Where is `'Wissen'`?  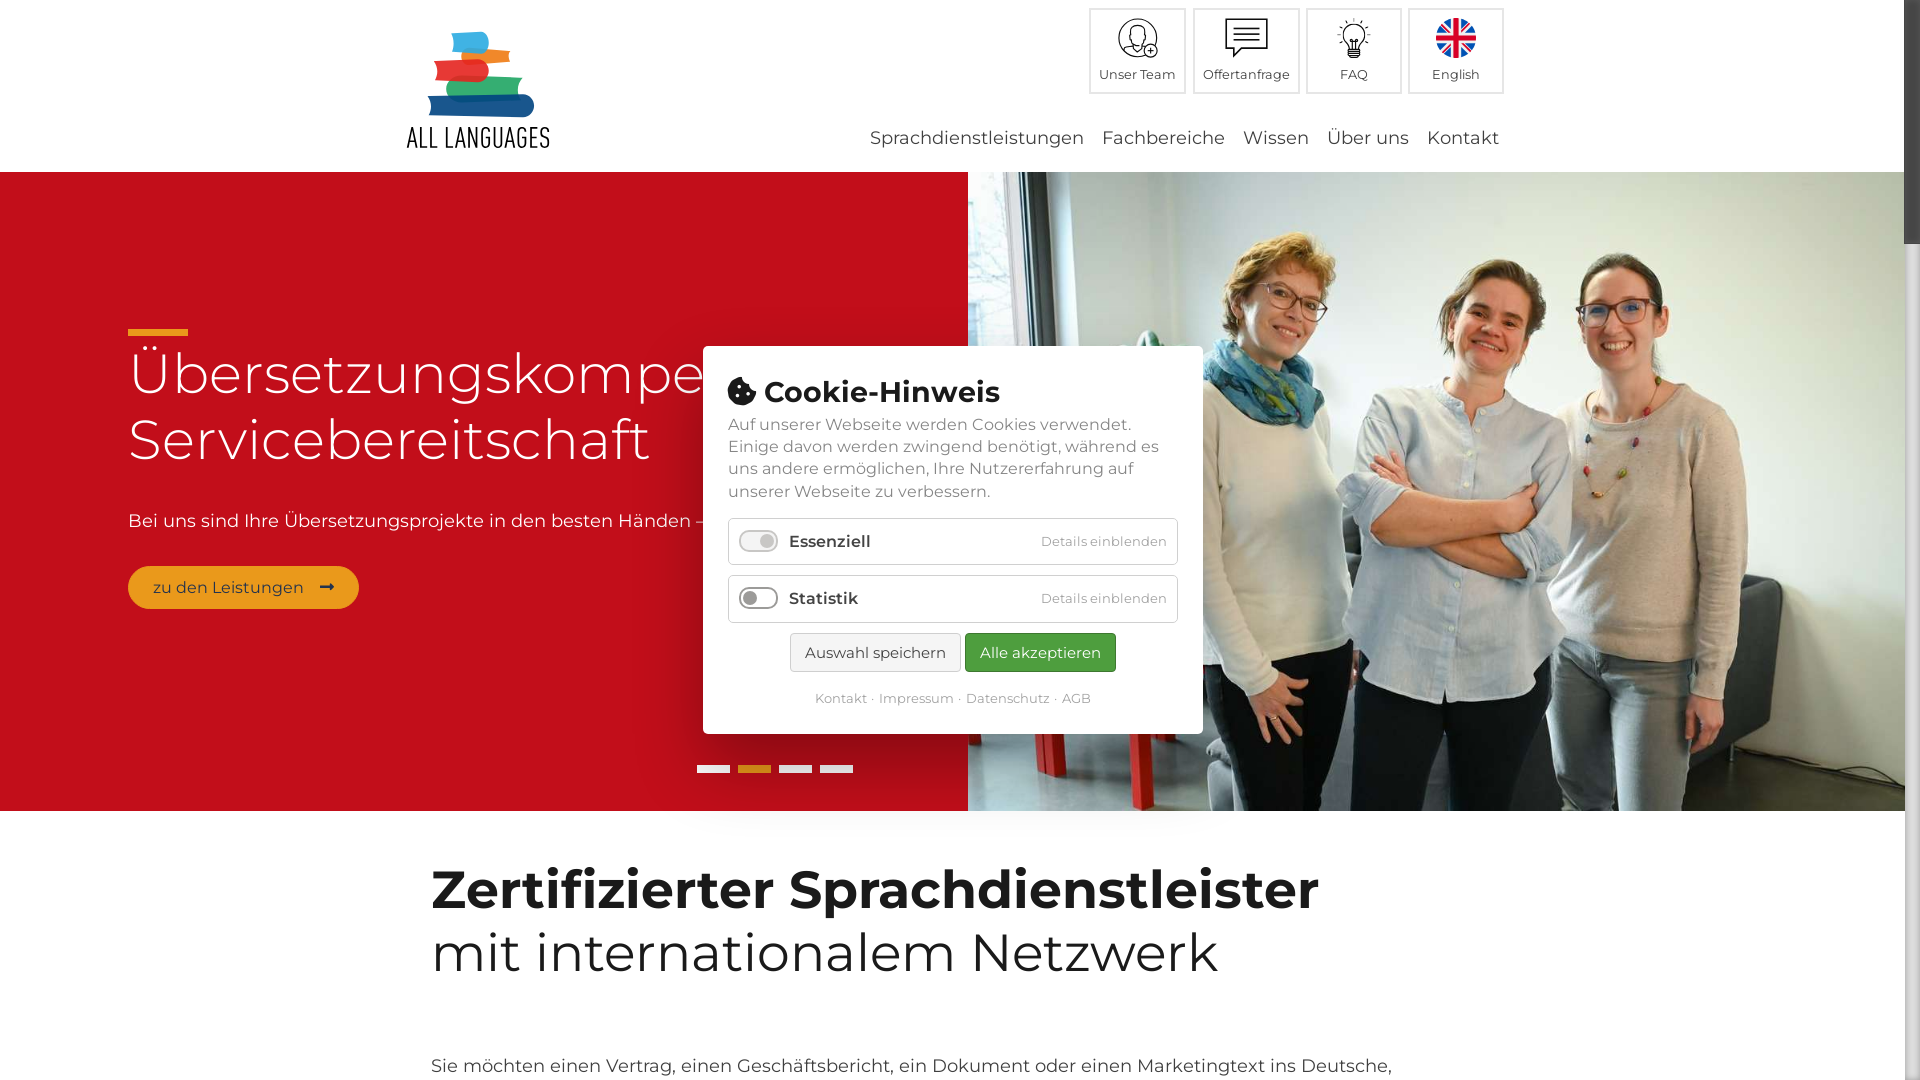 'Wissen' is located at coordinates (1274, 140).